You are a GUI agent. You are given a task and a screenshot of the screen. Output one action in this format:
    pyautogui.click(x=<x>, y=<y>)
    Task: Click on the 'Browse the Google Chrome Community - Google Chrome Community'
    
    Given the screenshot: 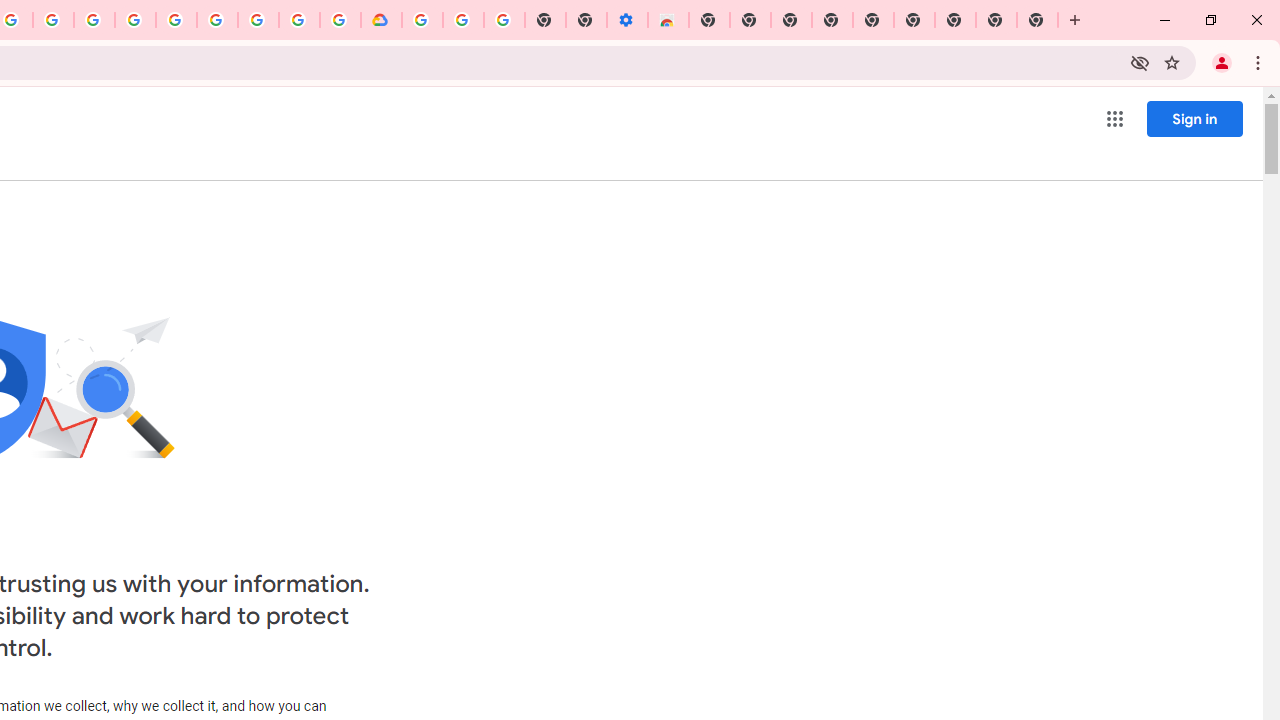 What is the action you would take?
    pyautogui.click(x=340, y=20)
    